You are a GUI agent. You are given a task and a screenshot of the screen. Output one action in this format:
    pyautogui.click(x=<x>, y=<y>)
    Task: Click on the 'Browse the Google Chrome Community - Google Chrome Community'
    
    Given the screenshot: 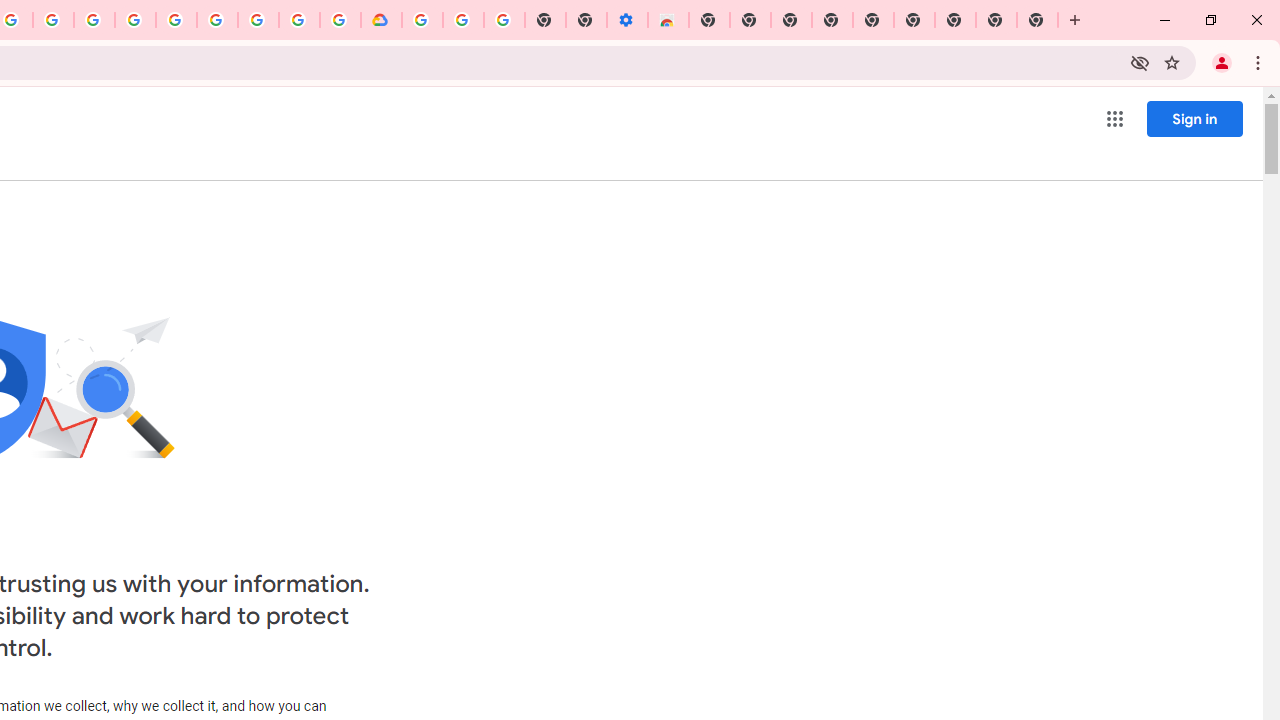 What is the action you would take?
    pyautogui.click(x=340, y=20)
    